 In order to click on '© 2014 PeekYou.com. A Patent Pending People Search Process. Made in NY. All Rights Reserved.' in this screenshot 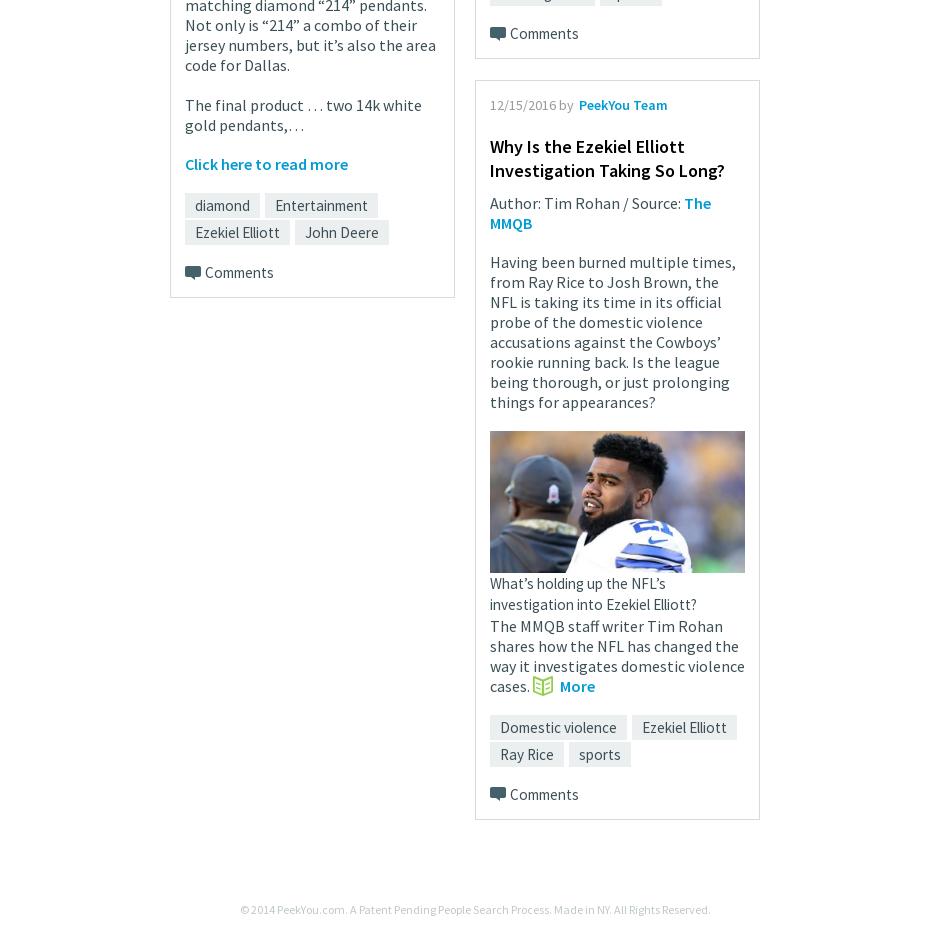, I will do `click(473, 907)`.